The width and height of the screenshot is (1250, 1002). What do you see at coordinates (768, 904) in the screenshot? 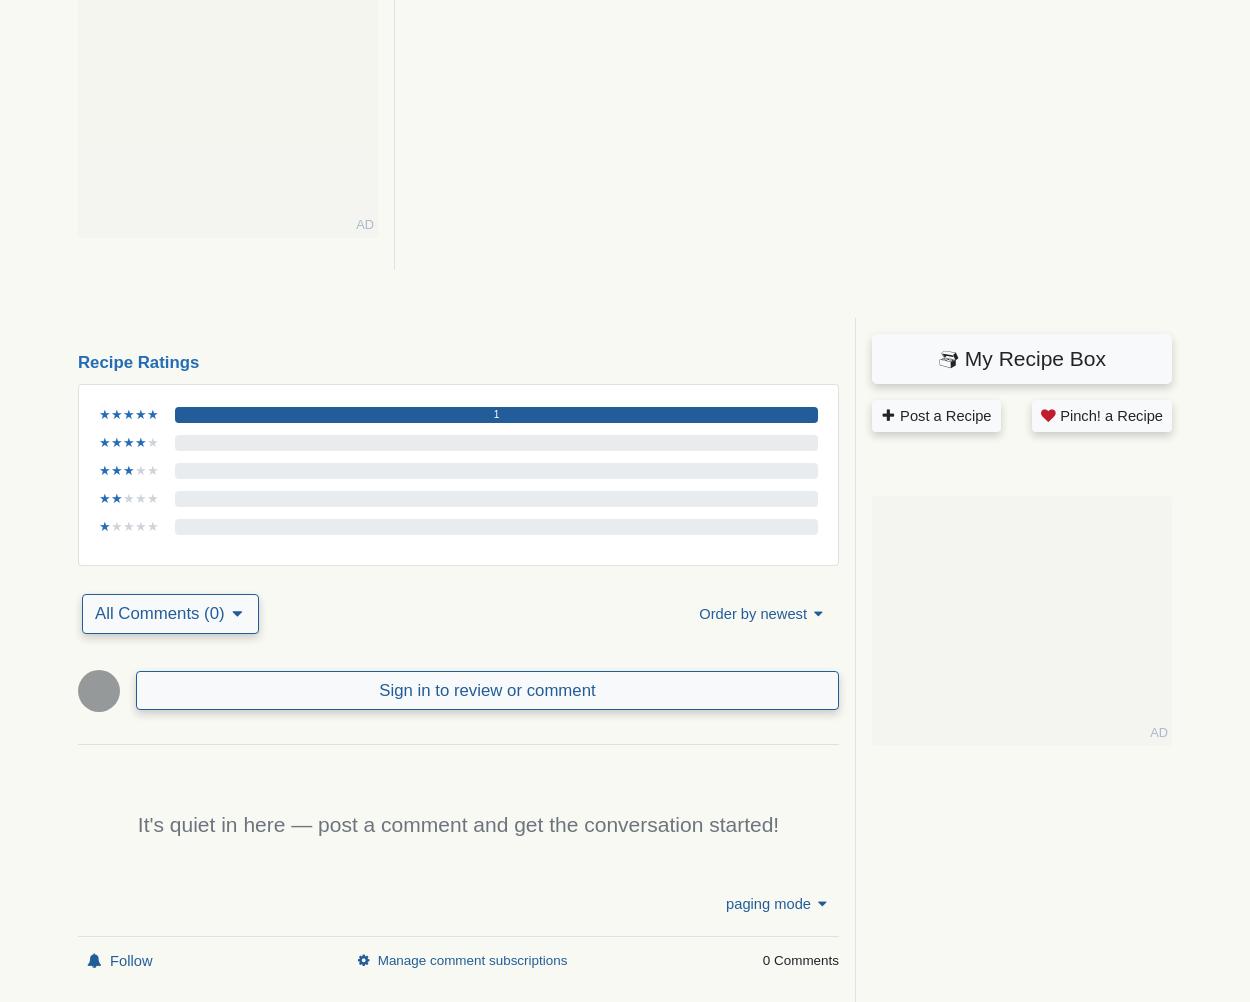
I see `'paging mode'` at bounding box center [768, 904].